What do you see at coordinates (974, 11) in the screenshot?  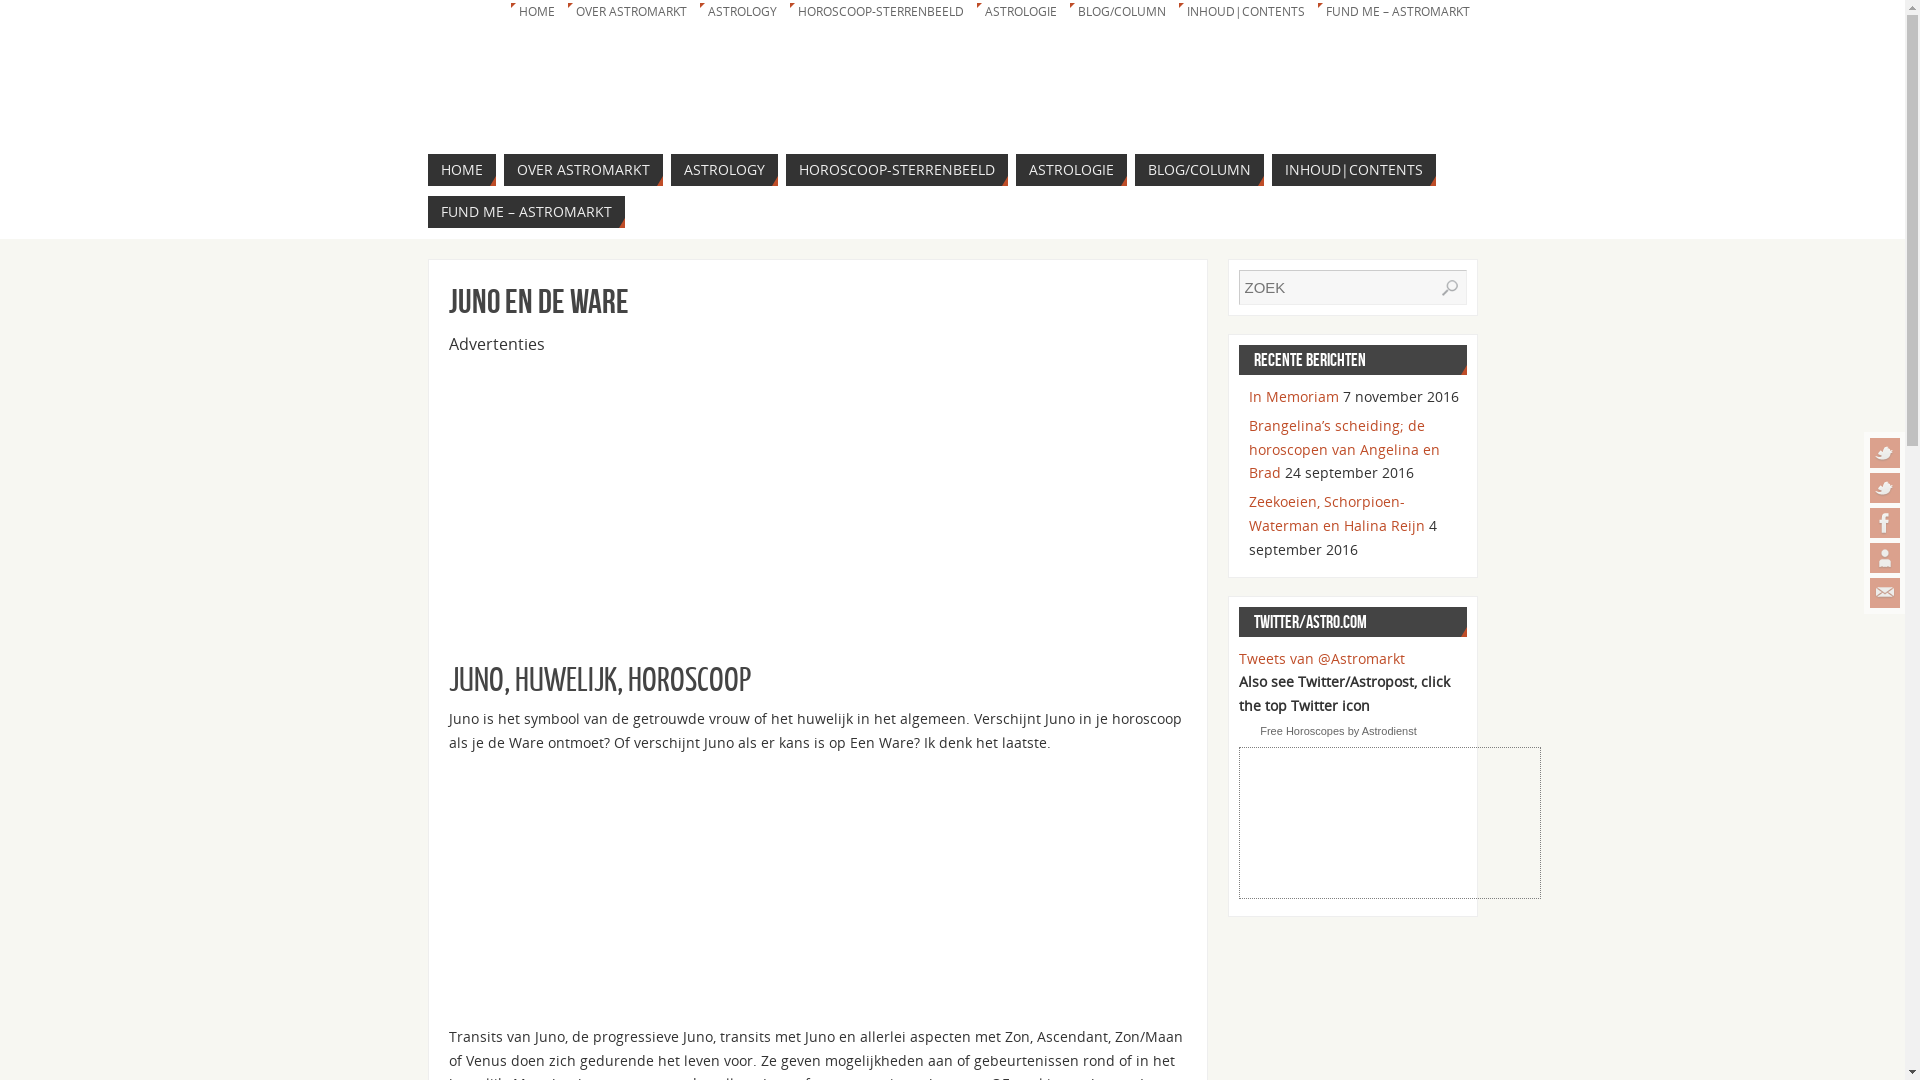 I see `'ASTROLOGIE'` at bounding box center [974, 11].